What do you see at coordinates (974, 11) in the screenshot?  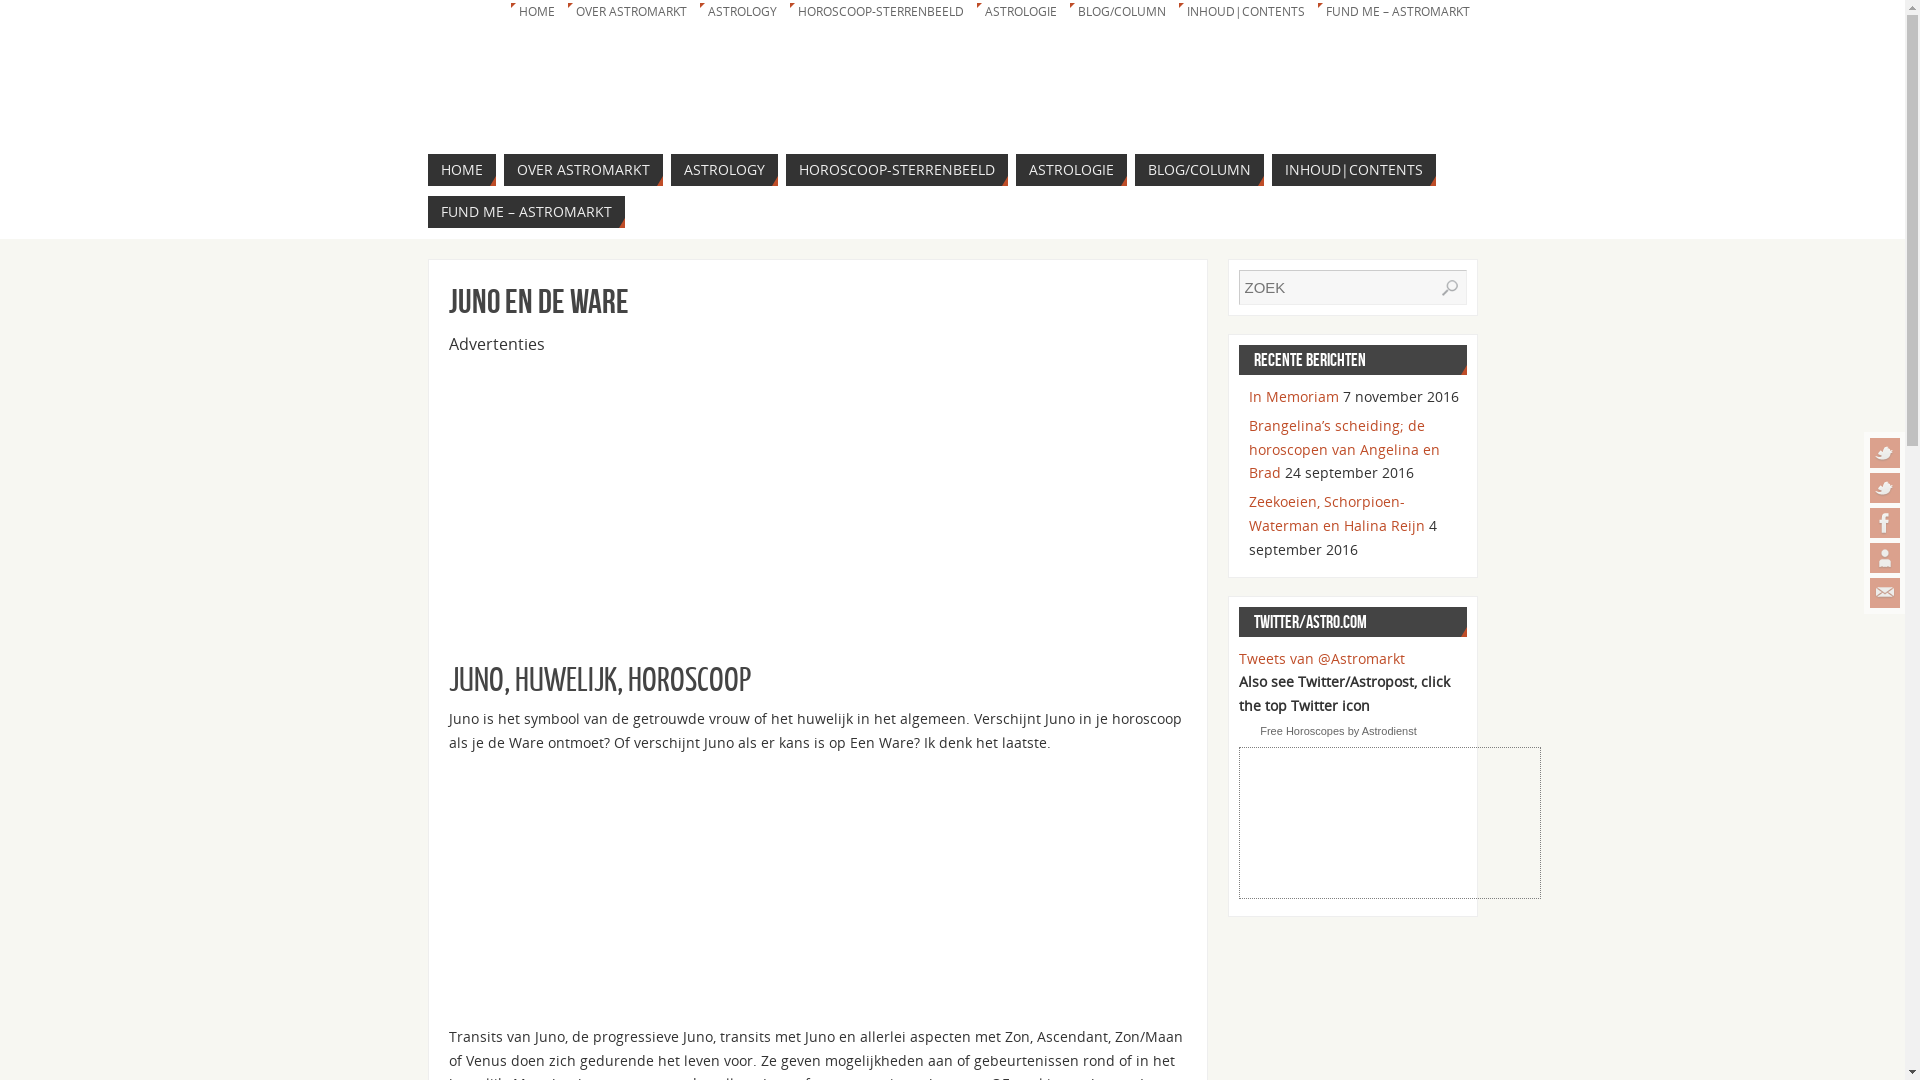 I see `'ASTROLOGIE'` at bounding box center [974, 11].